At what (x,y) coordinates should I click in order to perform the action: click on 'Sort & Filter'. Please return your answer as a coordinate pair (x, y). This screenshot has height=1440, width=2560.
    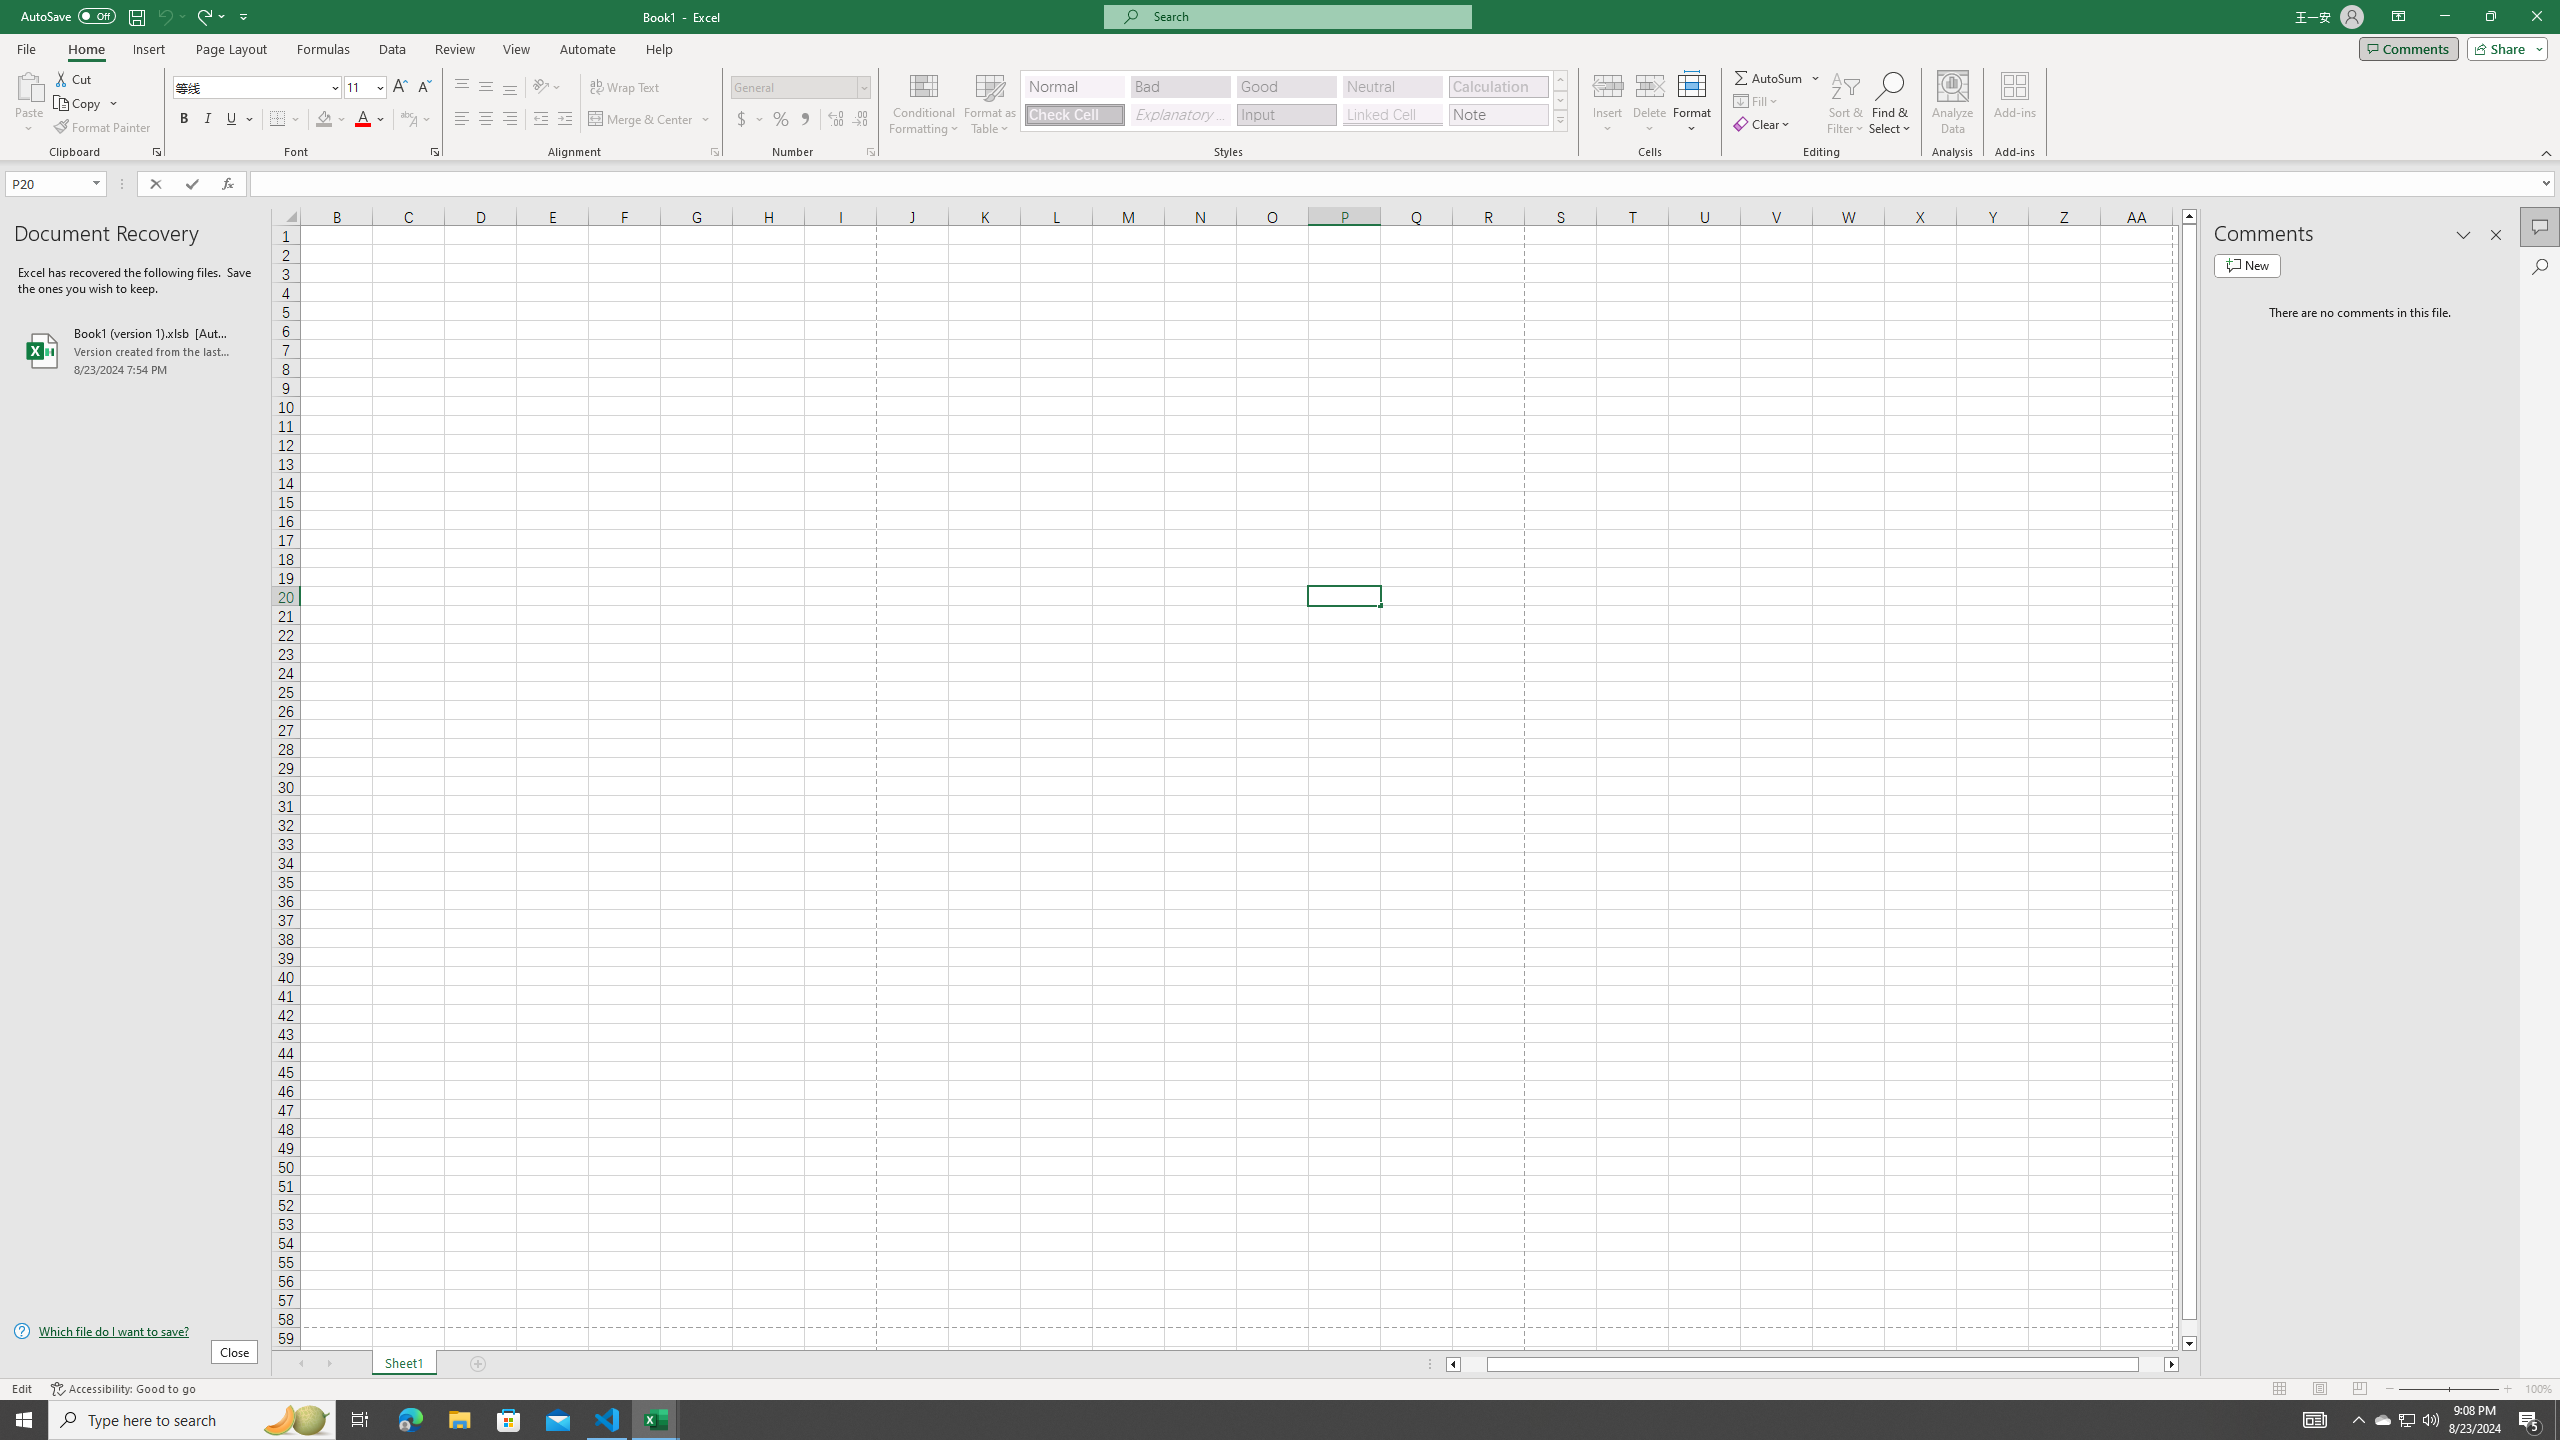
    Looking at the image, I should click on (1844, 103).